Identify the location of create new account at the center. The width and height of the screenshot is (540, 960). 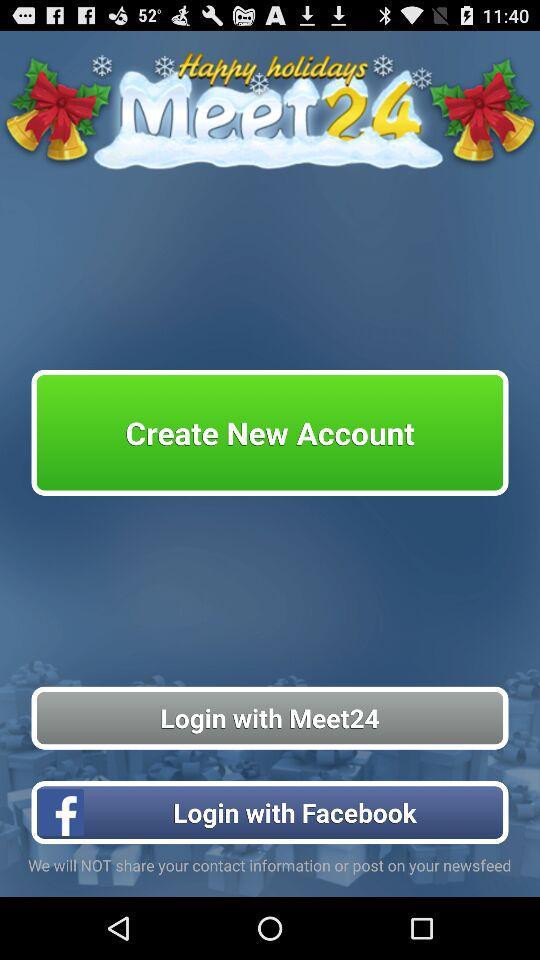
(270, 432).